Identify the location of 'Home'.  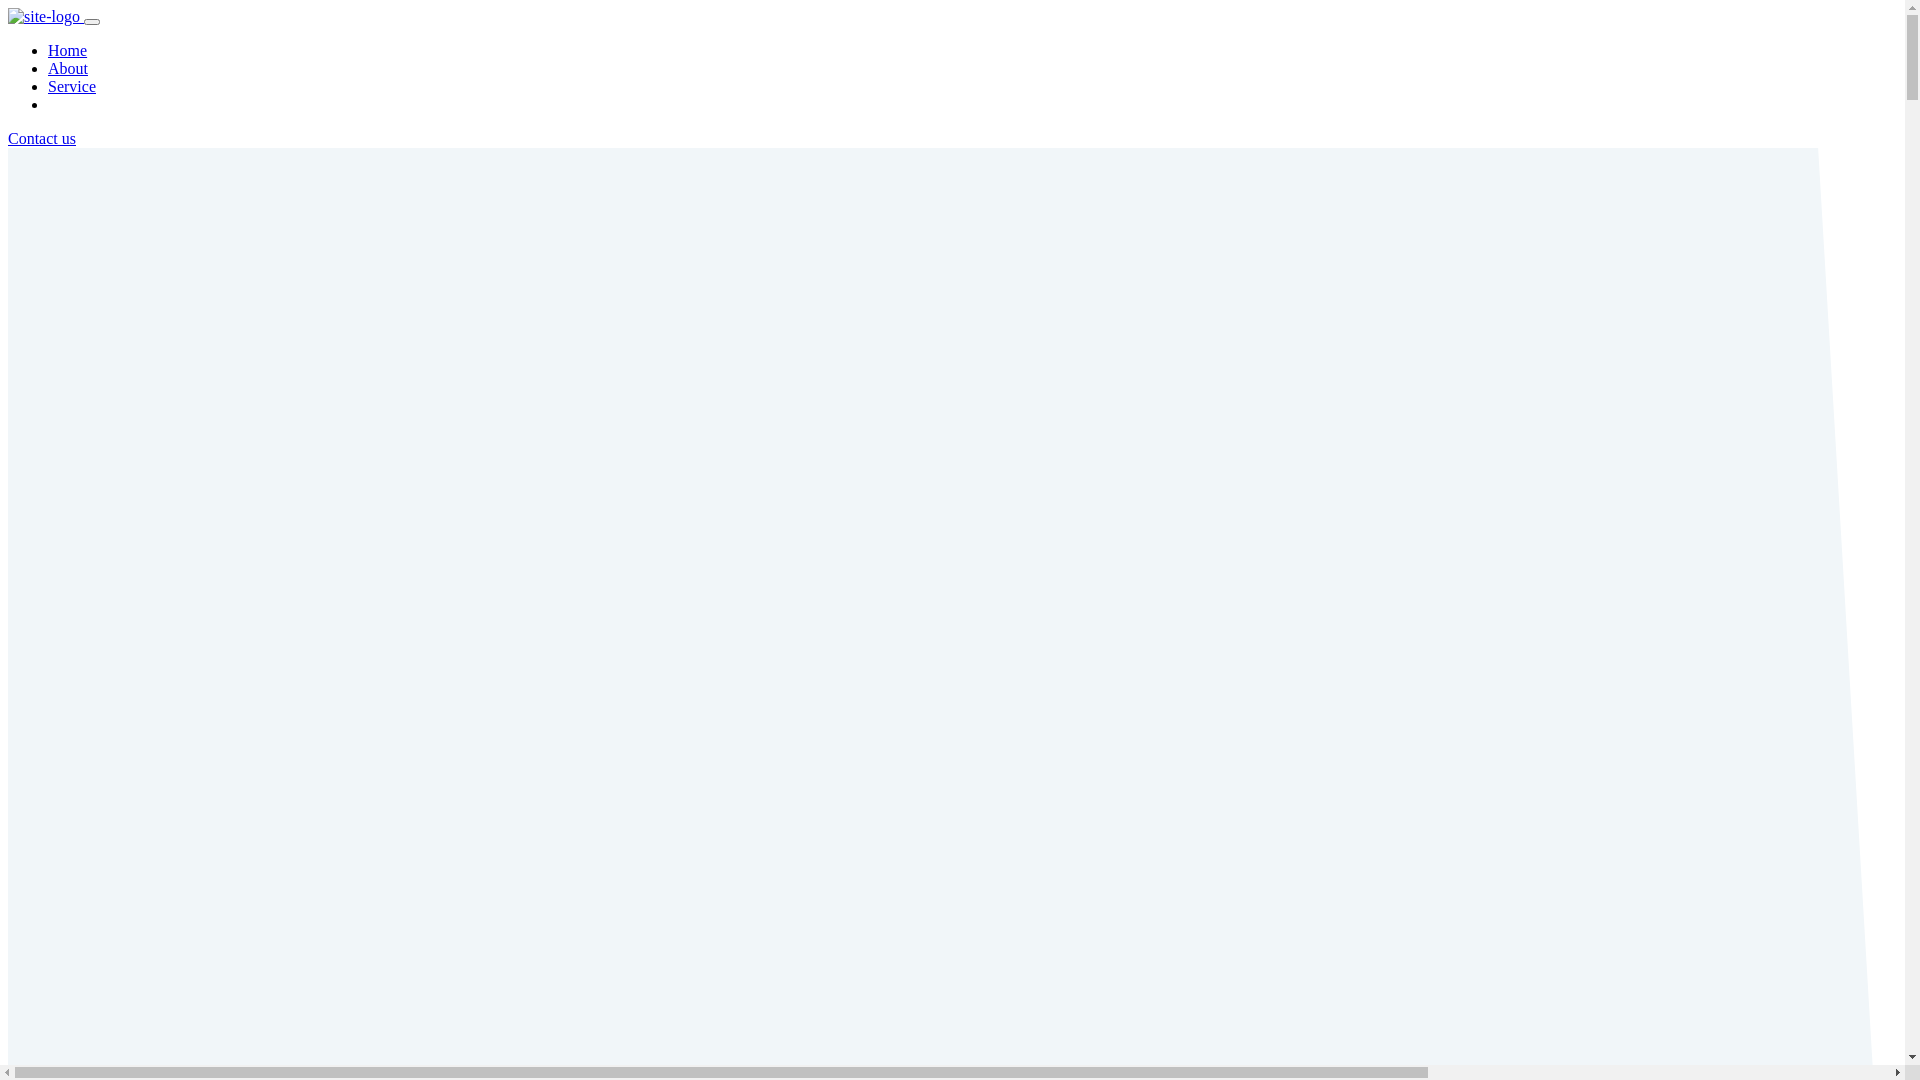
(67, 49).